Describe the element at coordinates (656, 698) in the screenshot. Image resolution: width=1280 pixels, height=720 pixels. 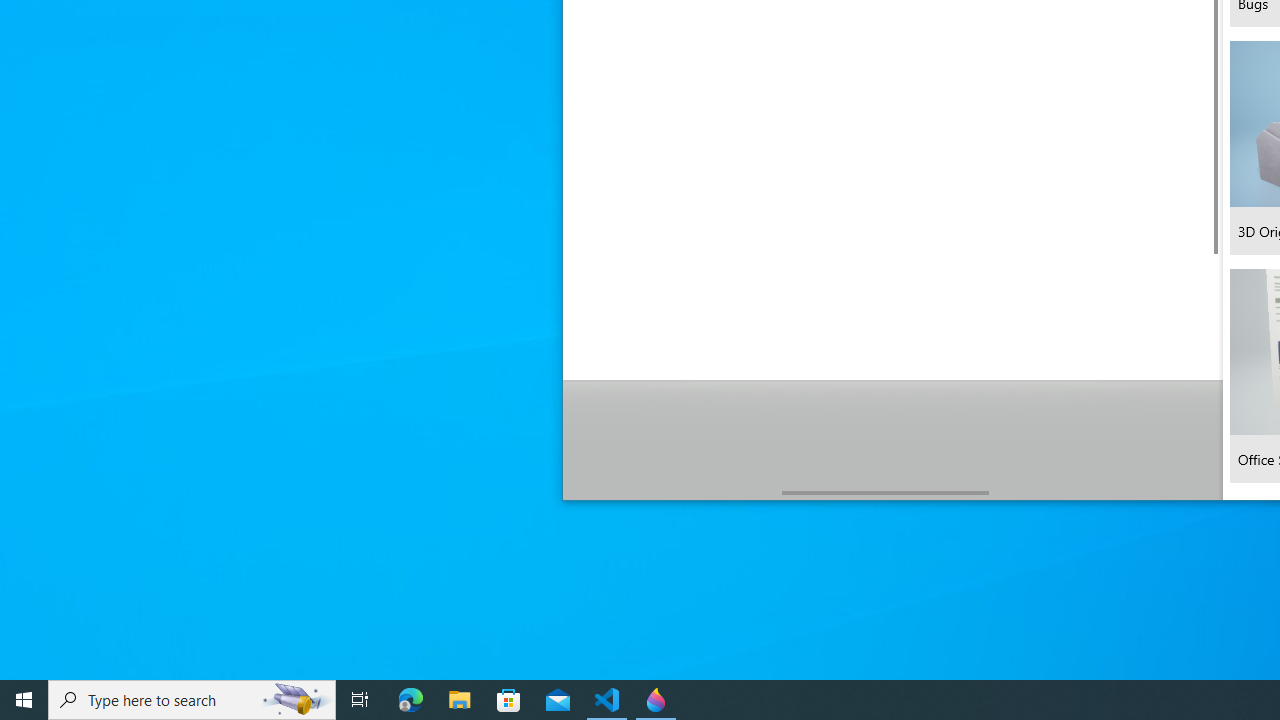
I see `'Paint 3D - 1 running window'` at that location.